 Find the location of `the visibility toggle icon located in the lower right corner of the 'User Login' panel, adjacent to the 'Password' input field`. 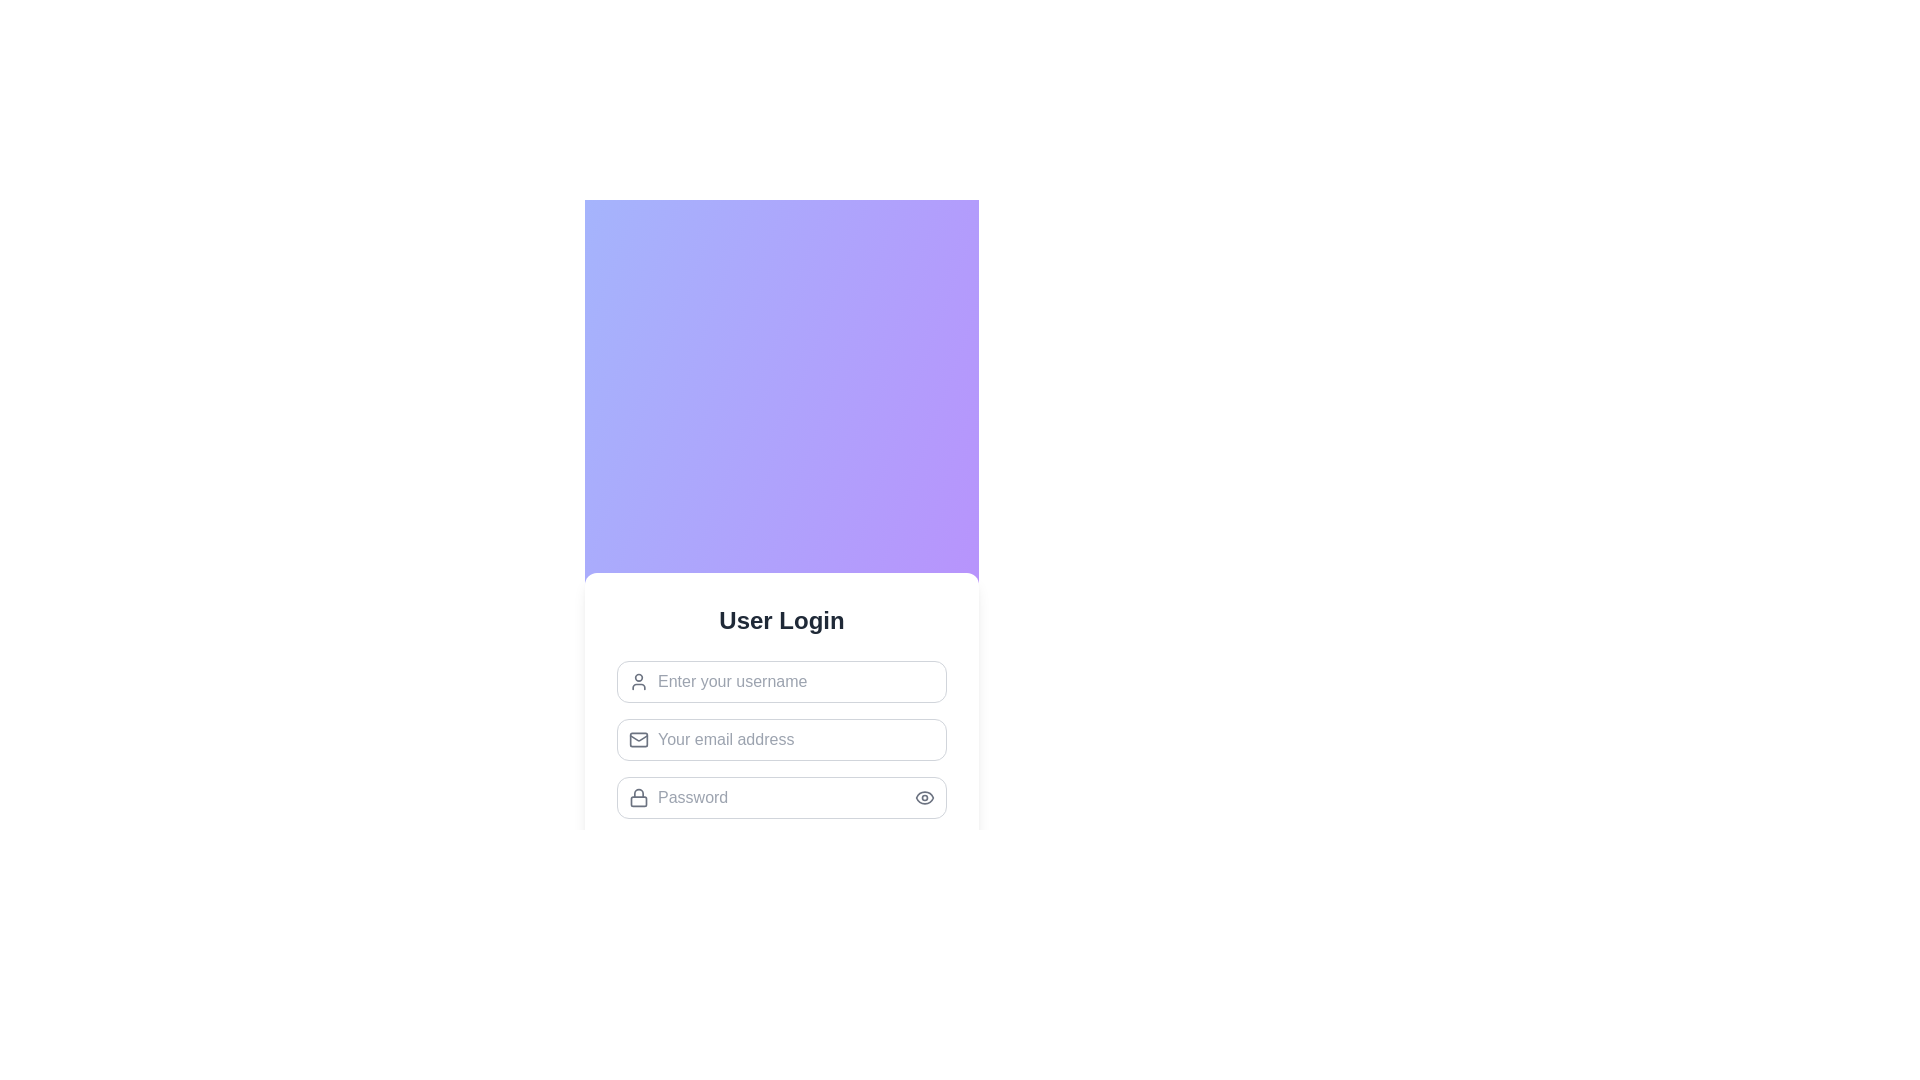

the visibility toggle icon located in the lower right corner of the 'User Login' panel, adjacent to the 'Password' input field is located at coordinates (924, 797).